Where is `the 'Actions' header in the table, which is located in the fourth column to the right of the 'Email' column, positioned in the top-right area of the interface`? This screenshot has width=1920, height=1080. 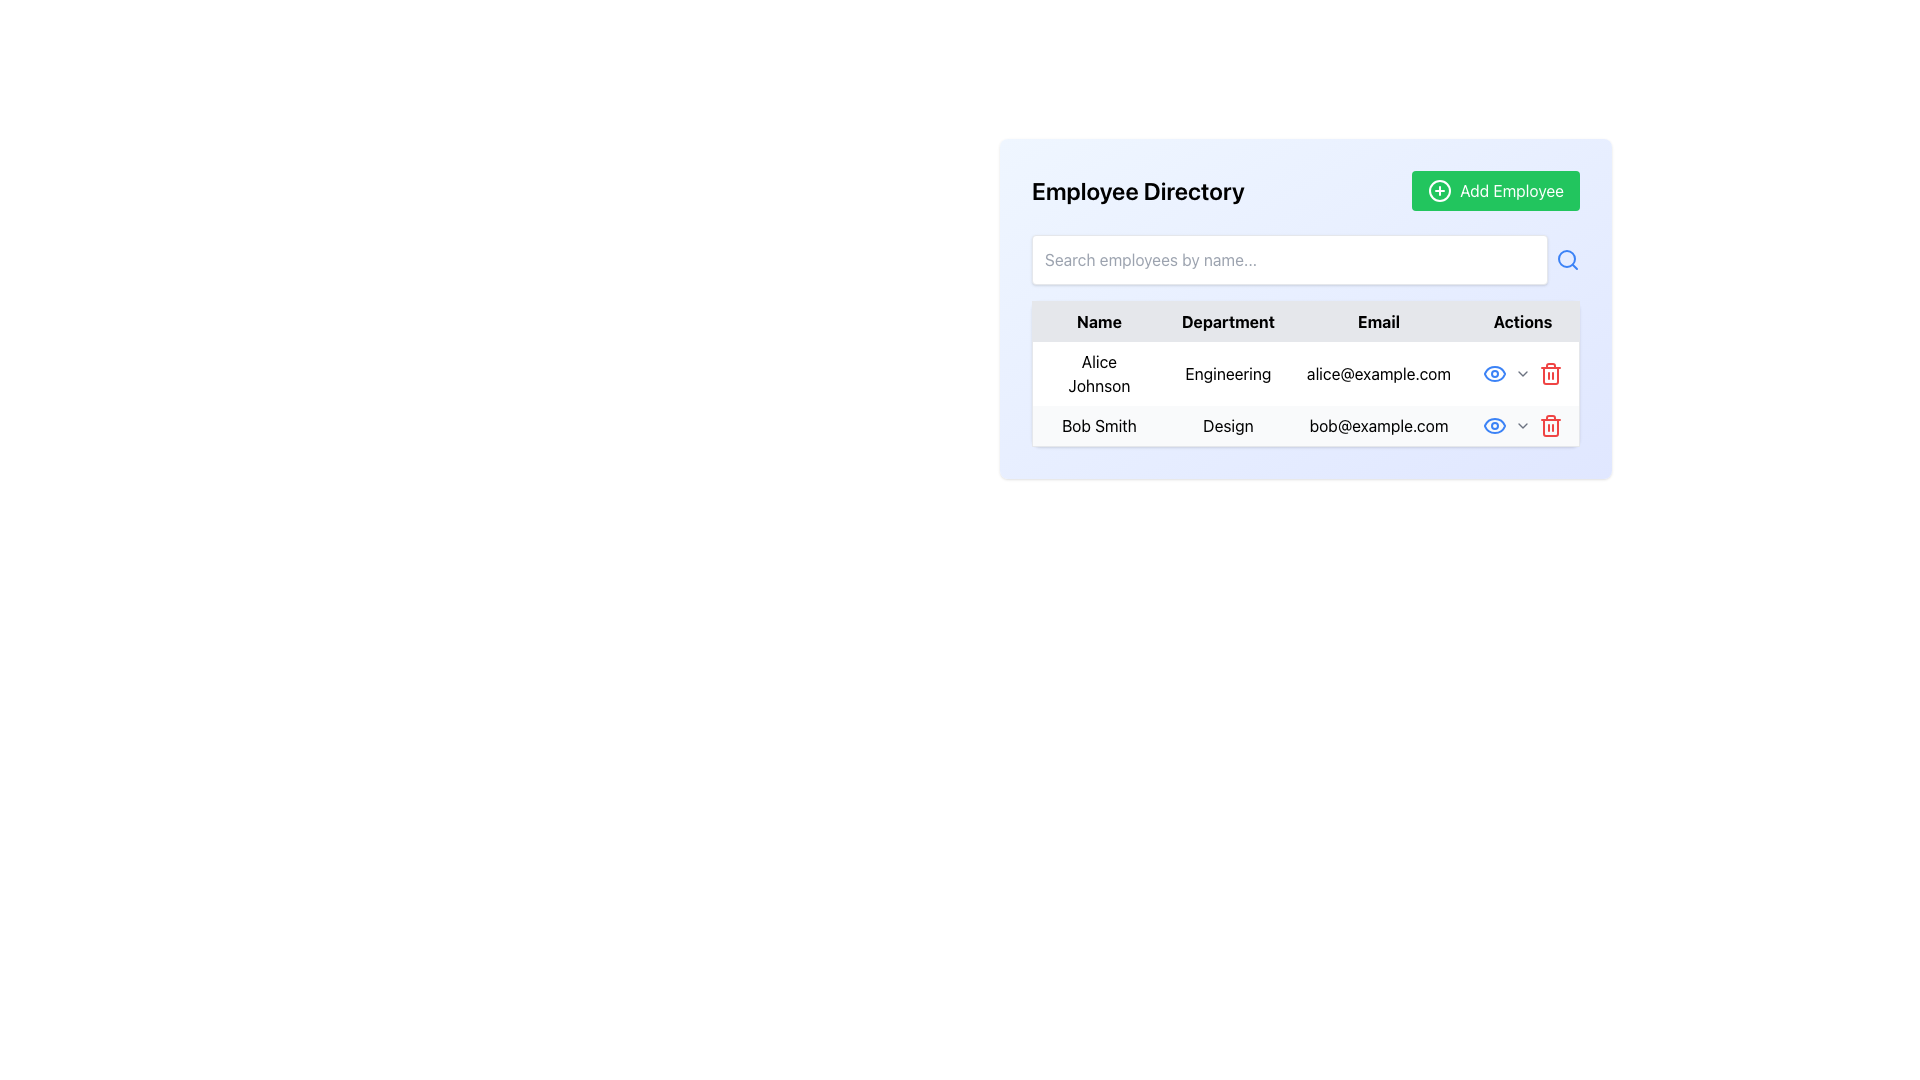 the 'Actions' header in the table, which is located in the fourth column to the right of the 'Email' column, positioned in the top-right area of the interface is located at coordinates (1522, 320).